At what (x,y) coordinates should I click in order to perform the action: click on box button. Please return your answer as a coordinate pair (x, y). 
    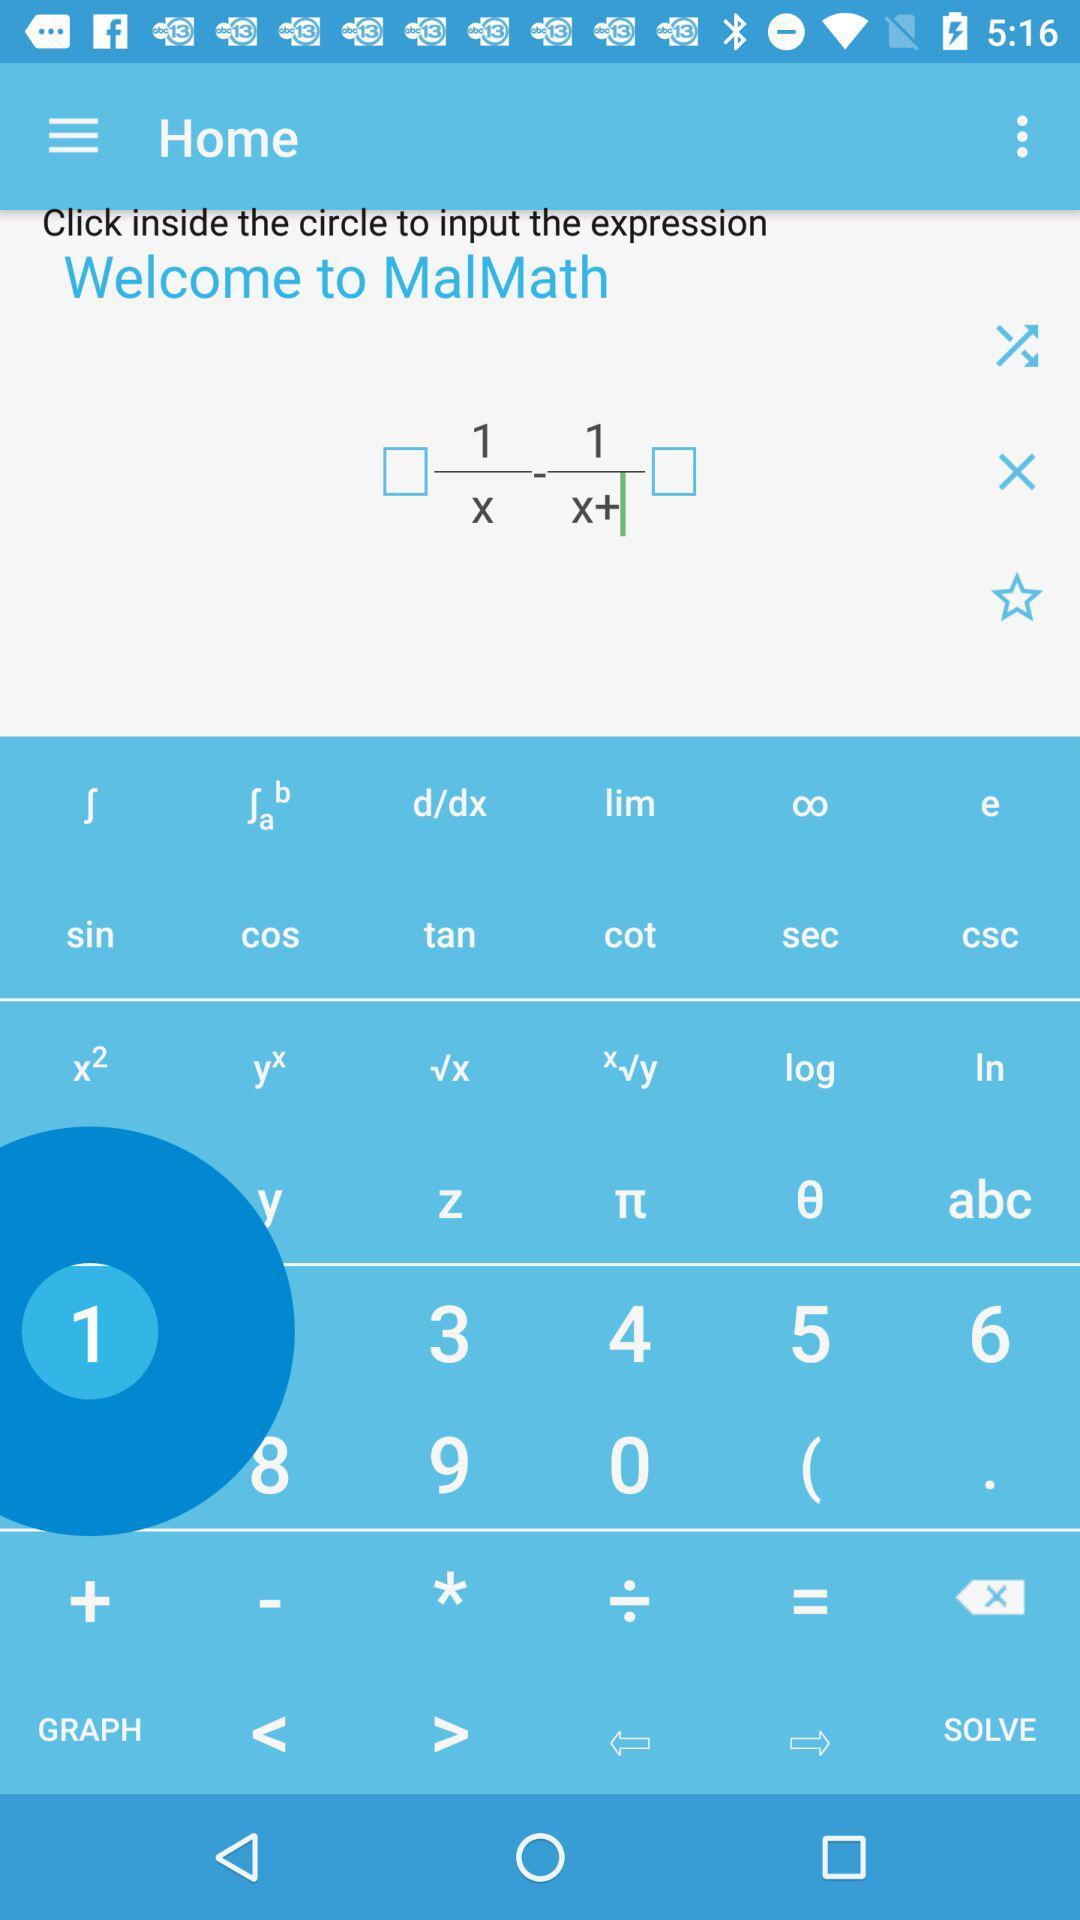
    Looking at the image, I should click on (673, 470).